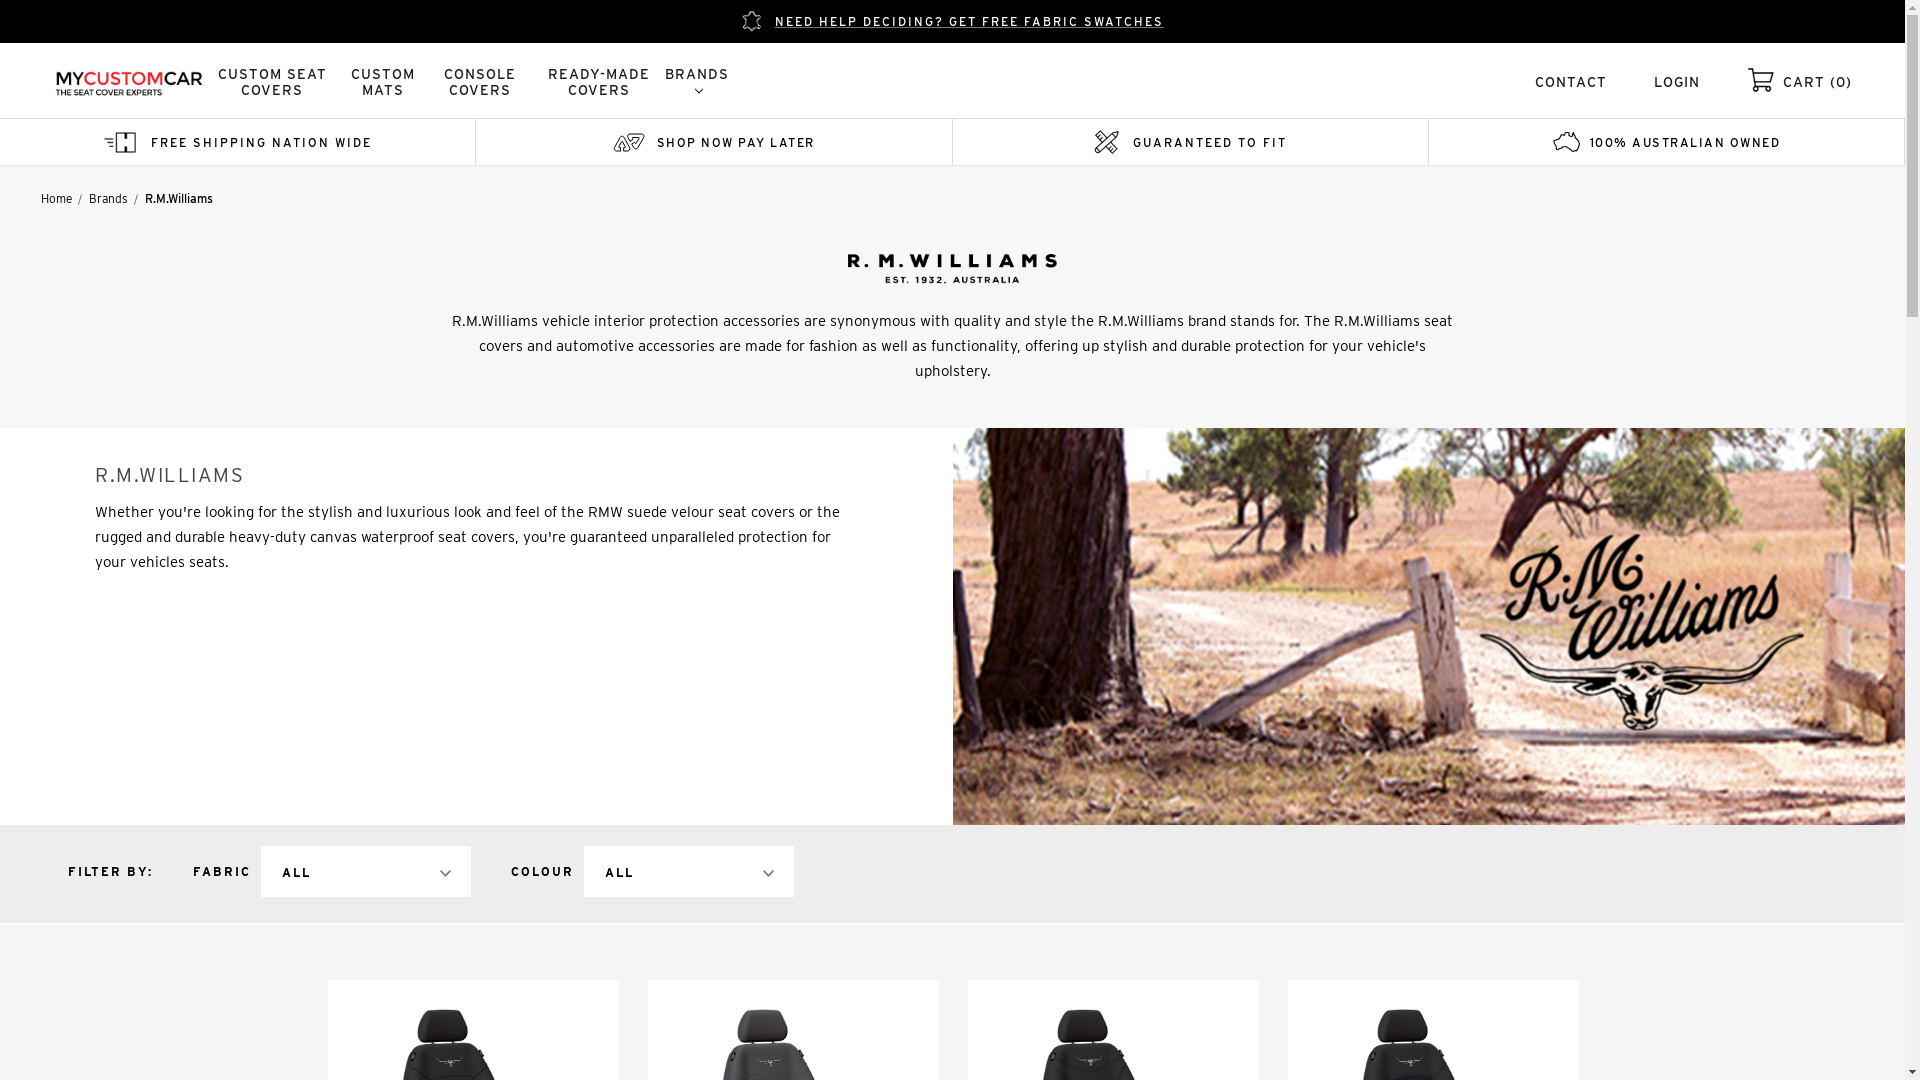 The width and height of the screenshot is (1920, 1080). Describe the element at coordinates (1427, 625) in the screenshot. I see `'R.M.Williams'` at that location.